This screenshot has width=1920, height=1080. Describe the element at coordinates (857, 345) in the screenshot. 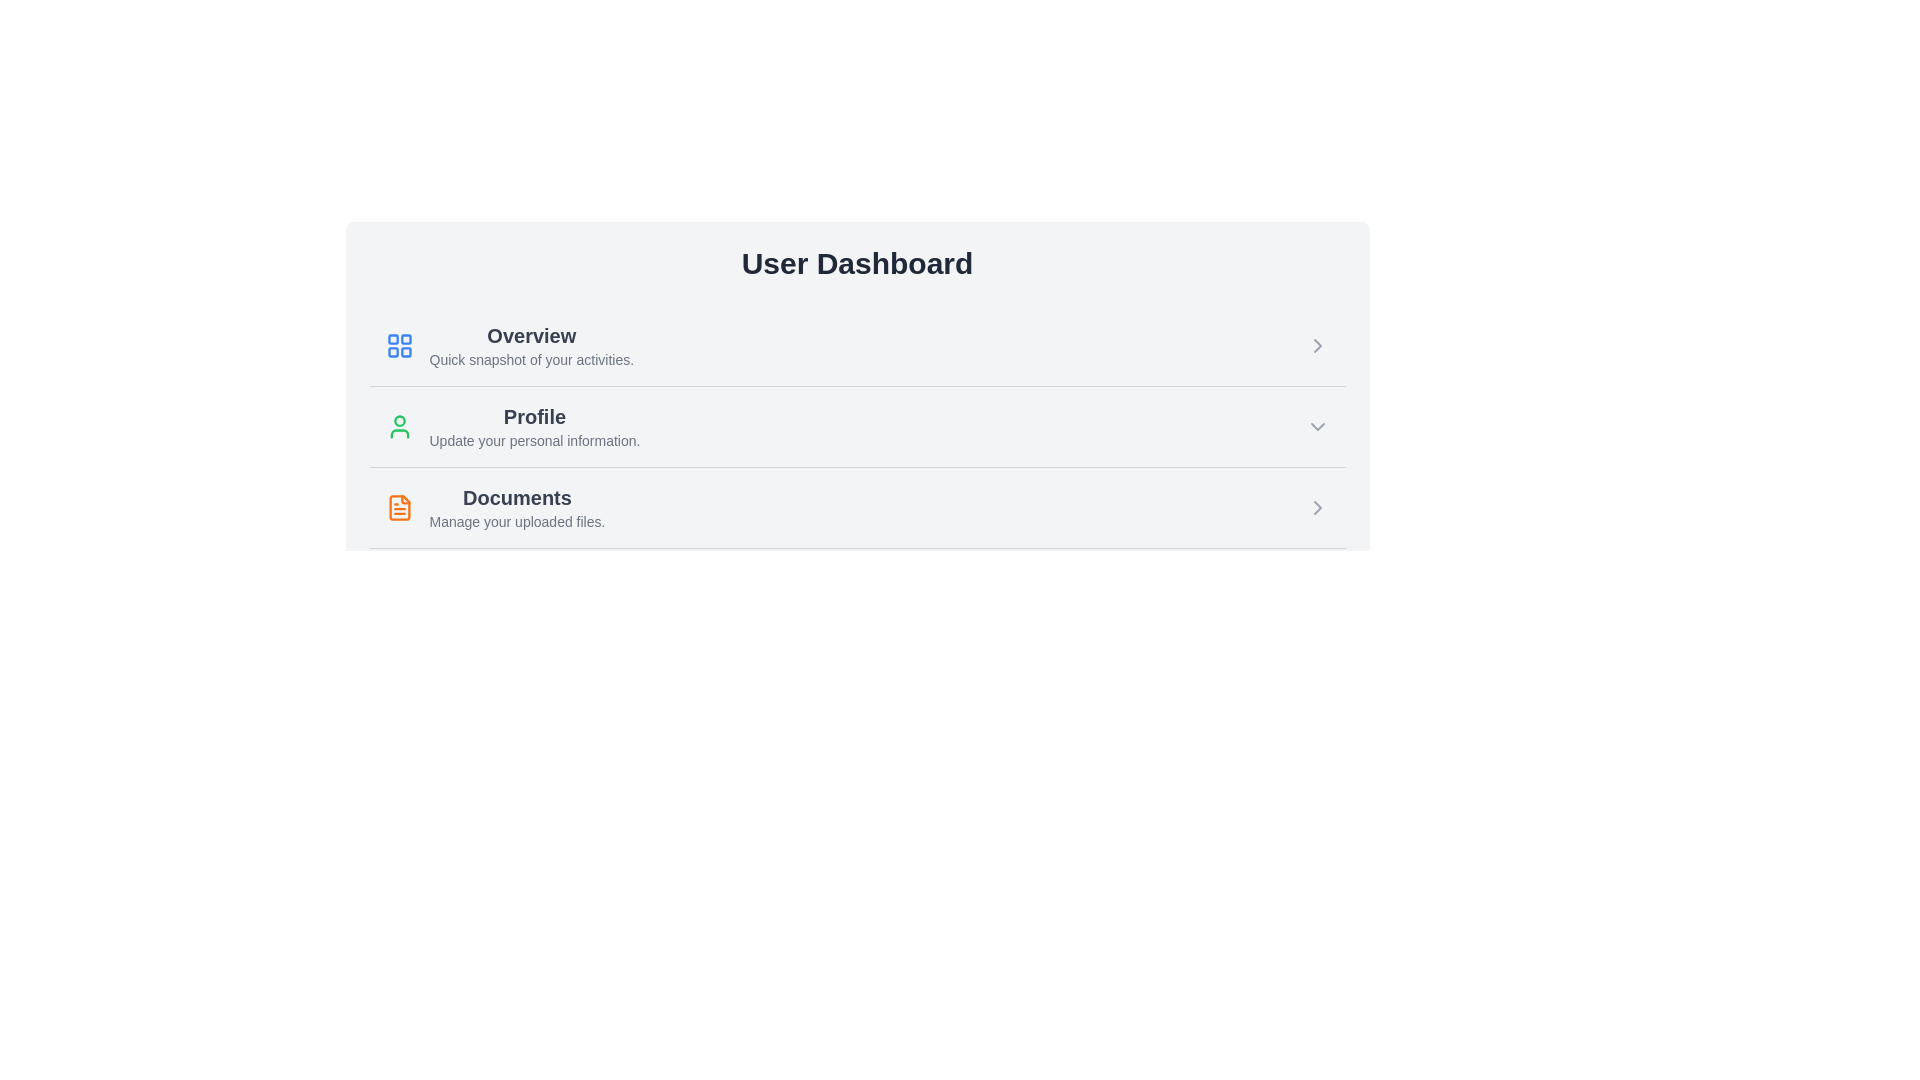

I see `the topmost navigation list item in the User Dashboard` at that location.